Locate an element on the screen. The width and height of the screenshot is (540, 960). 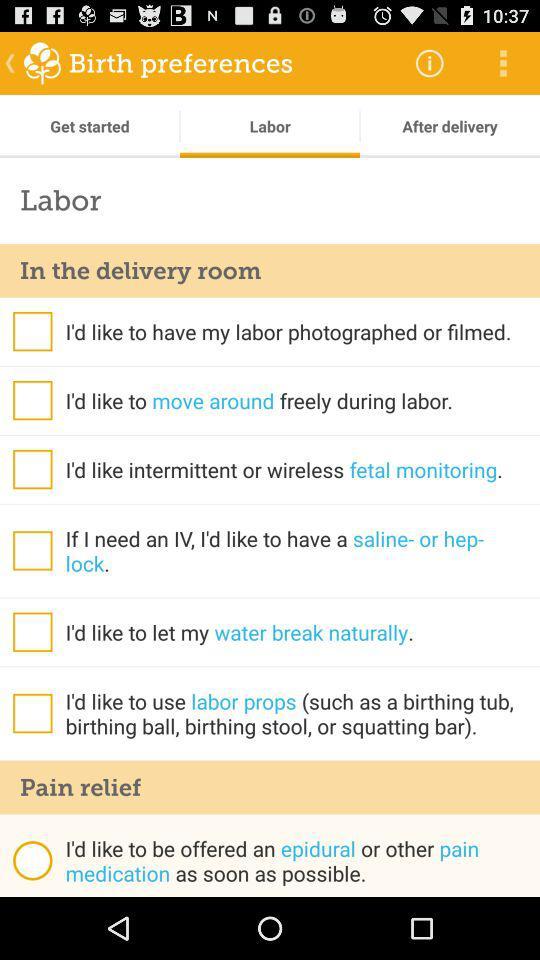
option is located at coordinates (31, 331).